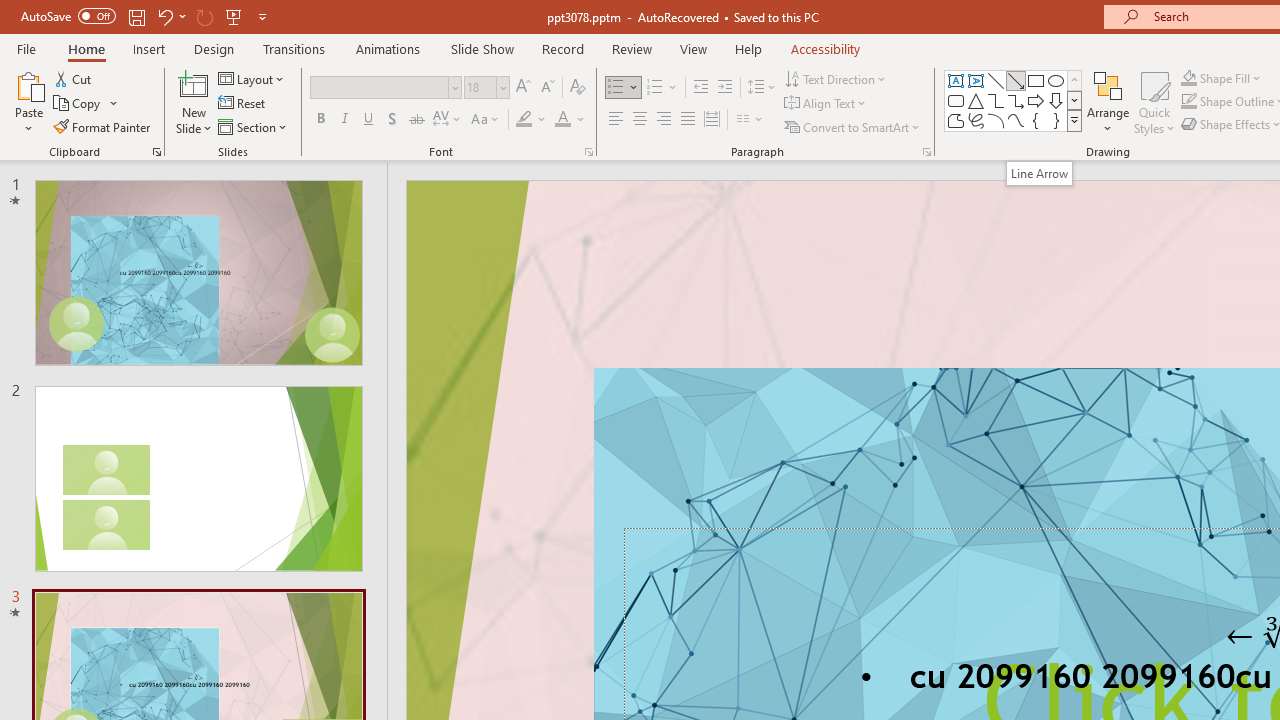  I want to click on 'Clear Formatting', so click(576, 86).